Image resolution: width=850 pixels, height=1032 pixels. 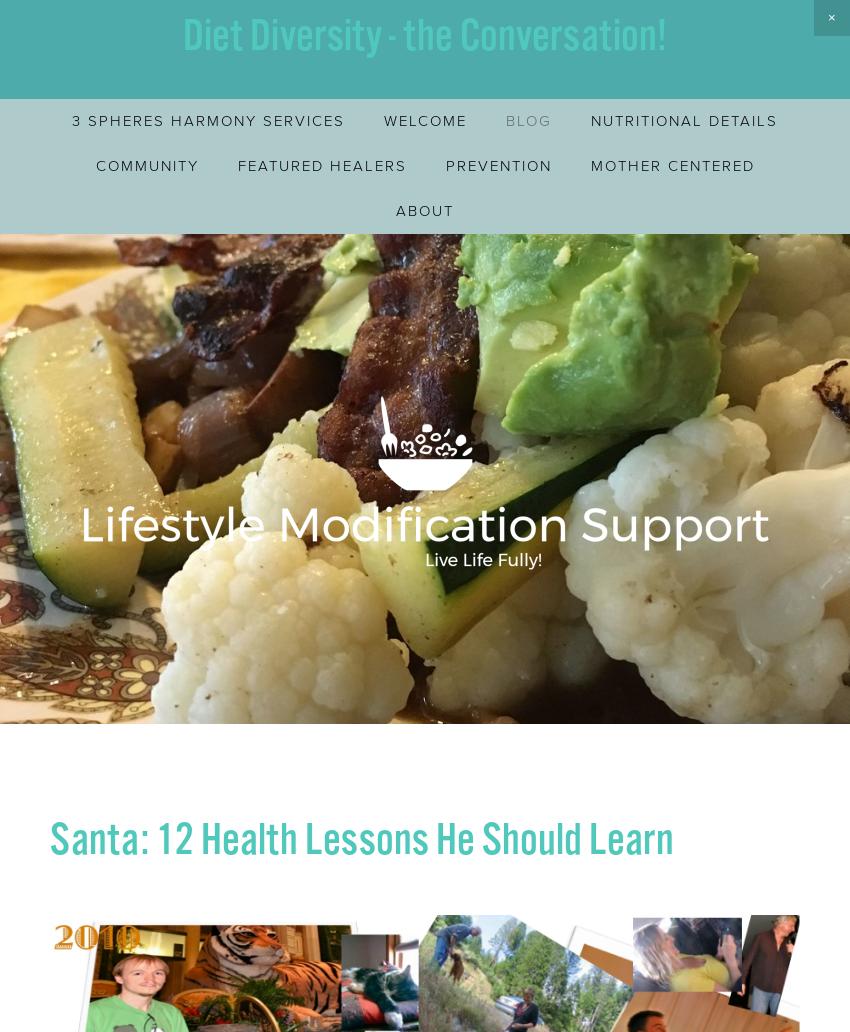 What do you see at coordinates (683, 120) in the screenshot?
I see `'Nutritional Details'` at bounding box center [683, 120].